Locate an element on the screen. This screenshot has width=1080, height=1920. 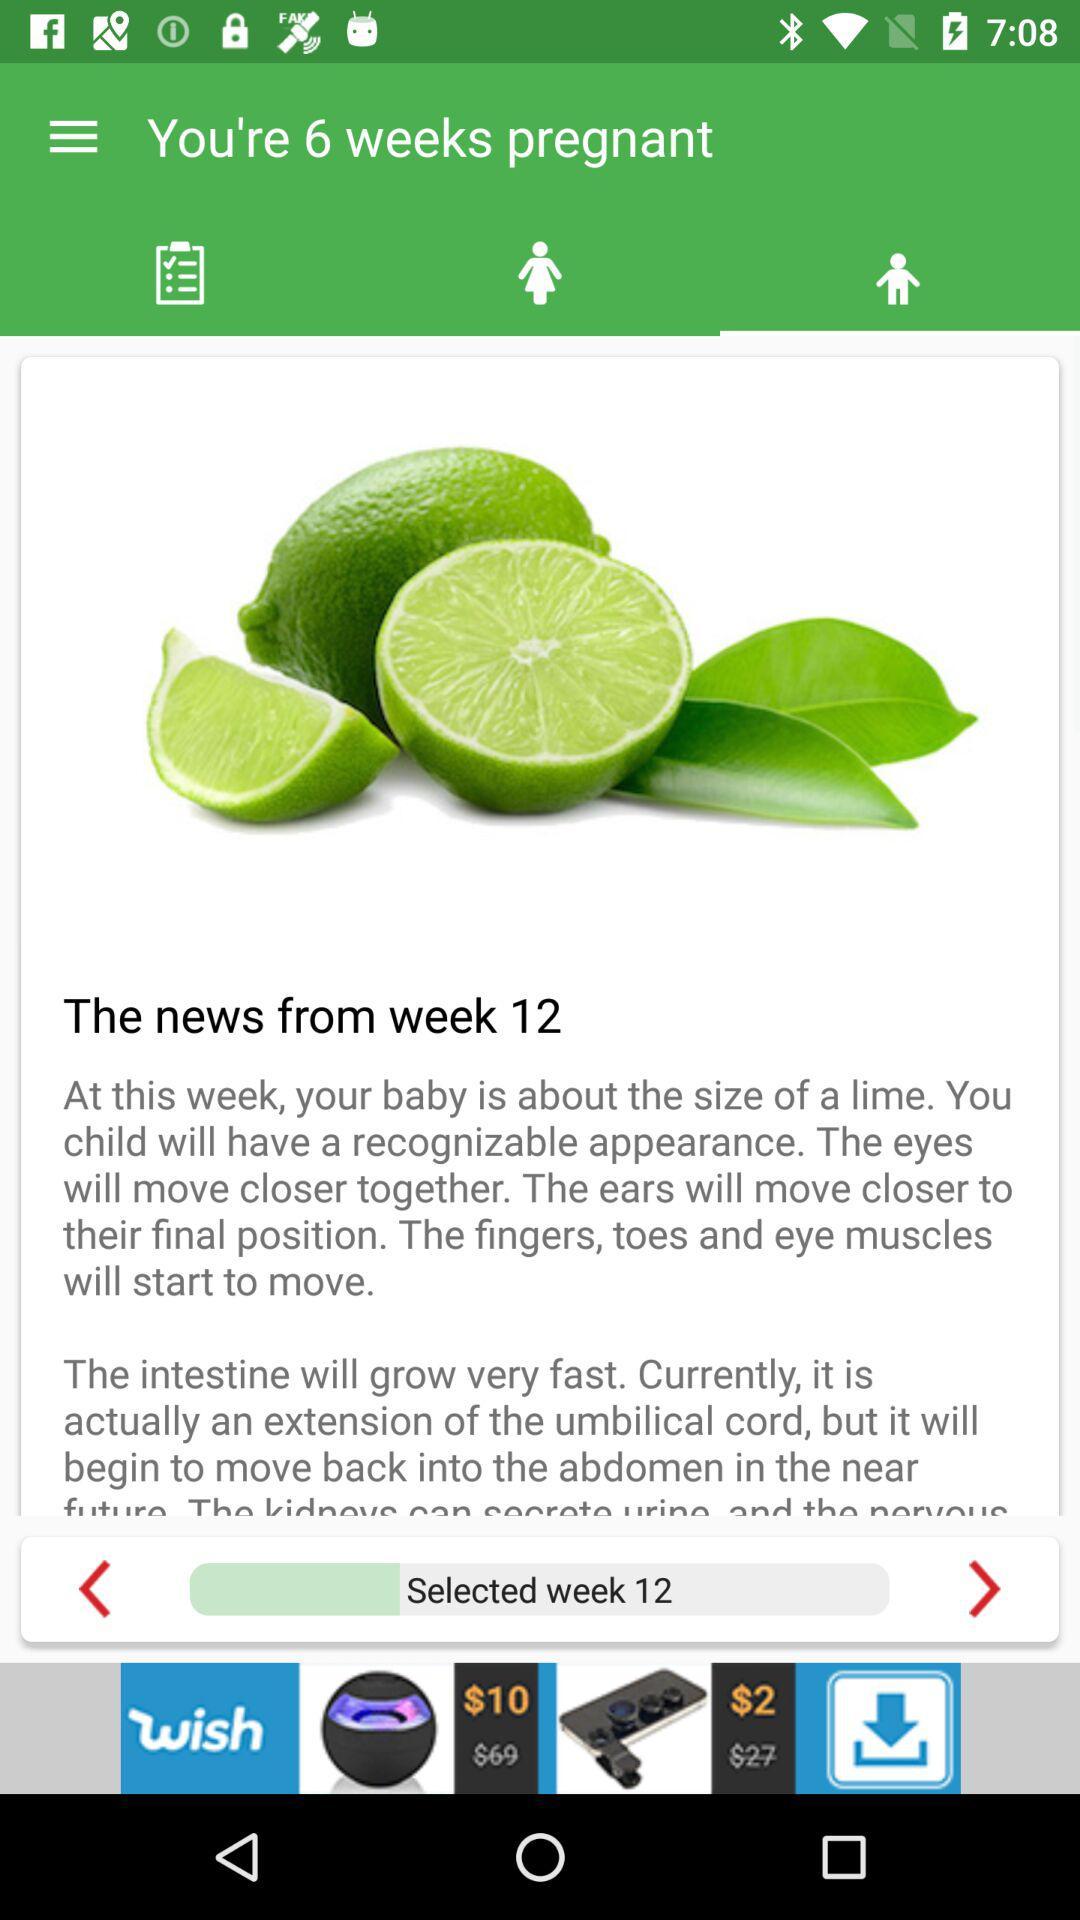
undo button is located at coordinates (94, 1588).